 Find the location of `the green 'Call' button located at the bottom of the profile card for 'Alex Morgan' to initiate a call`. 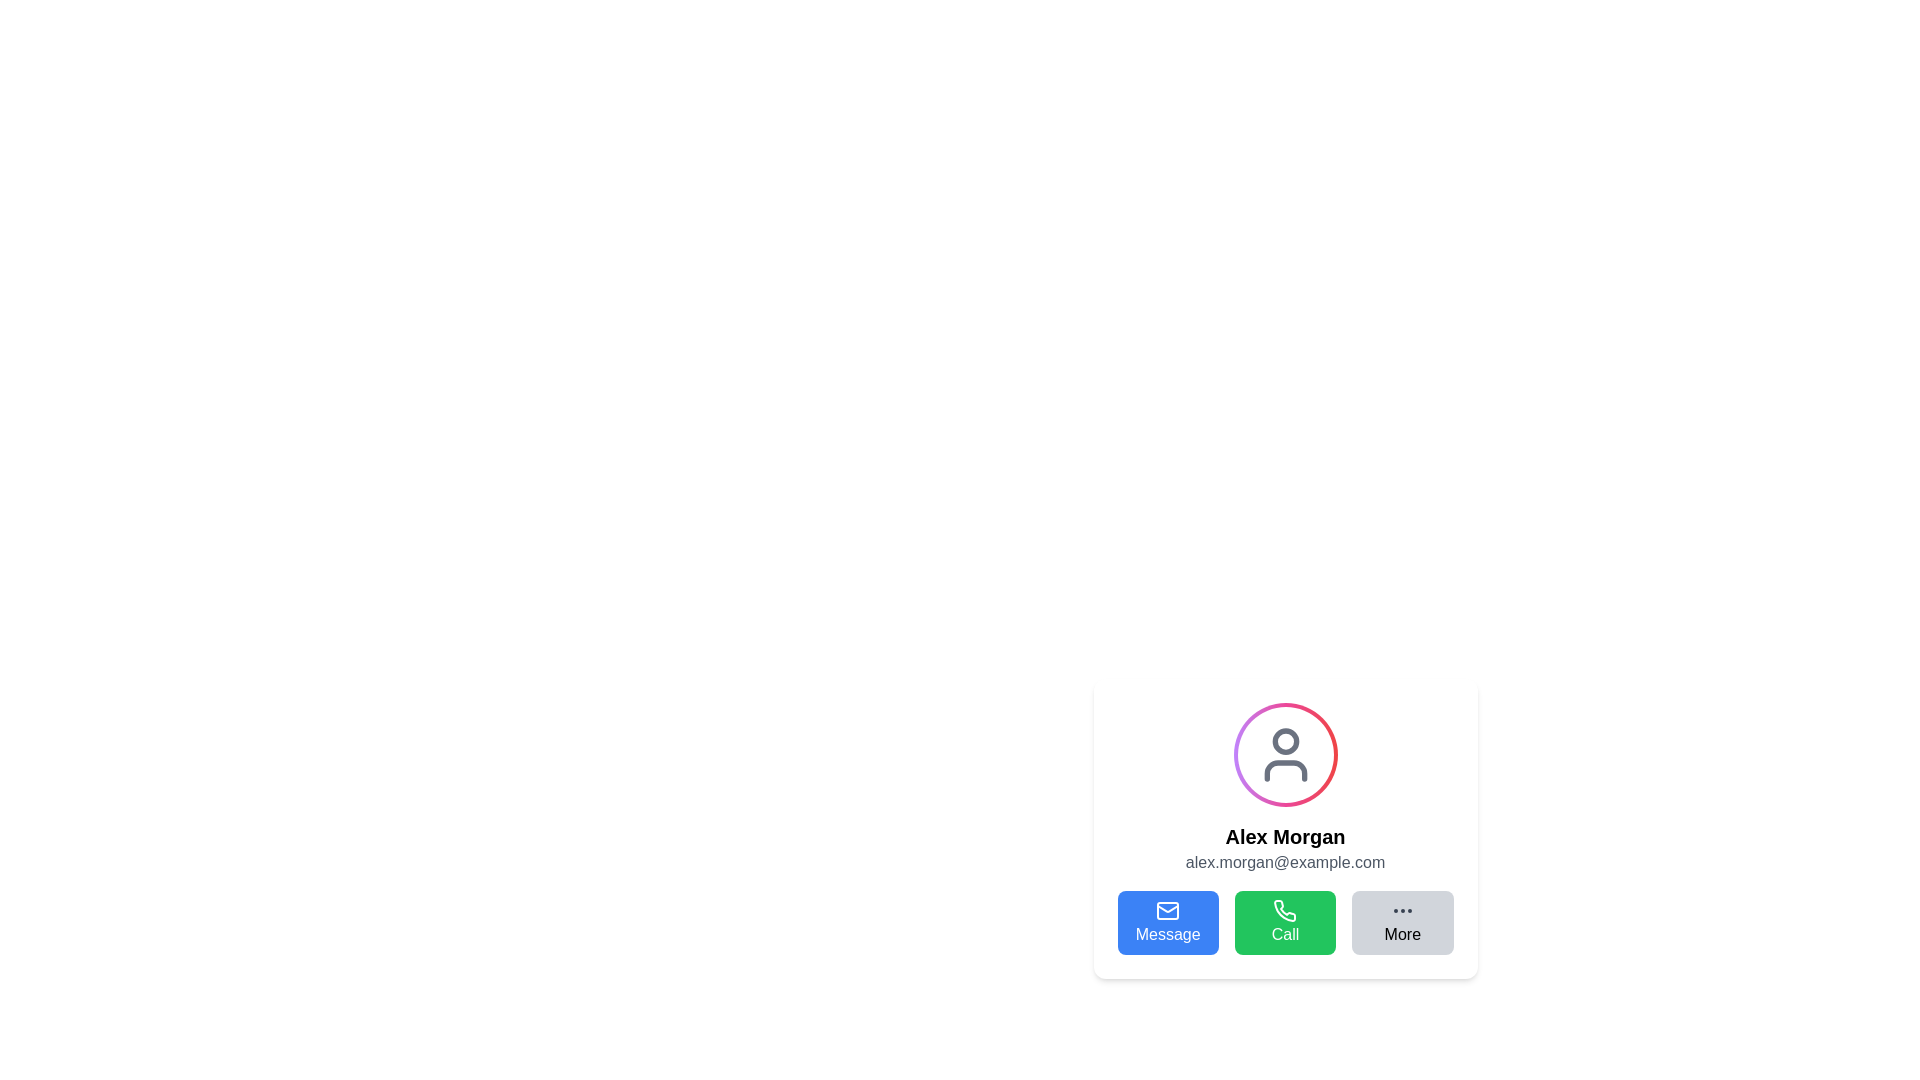

the green 'Call' button located at the bottom of the profile card for 'Alex Morgan' to initiate a call is located at coordinates (1285, 922).